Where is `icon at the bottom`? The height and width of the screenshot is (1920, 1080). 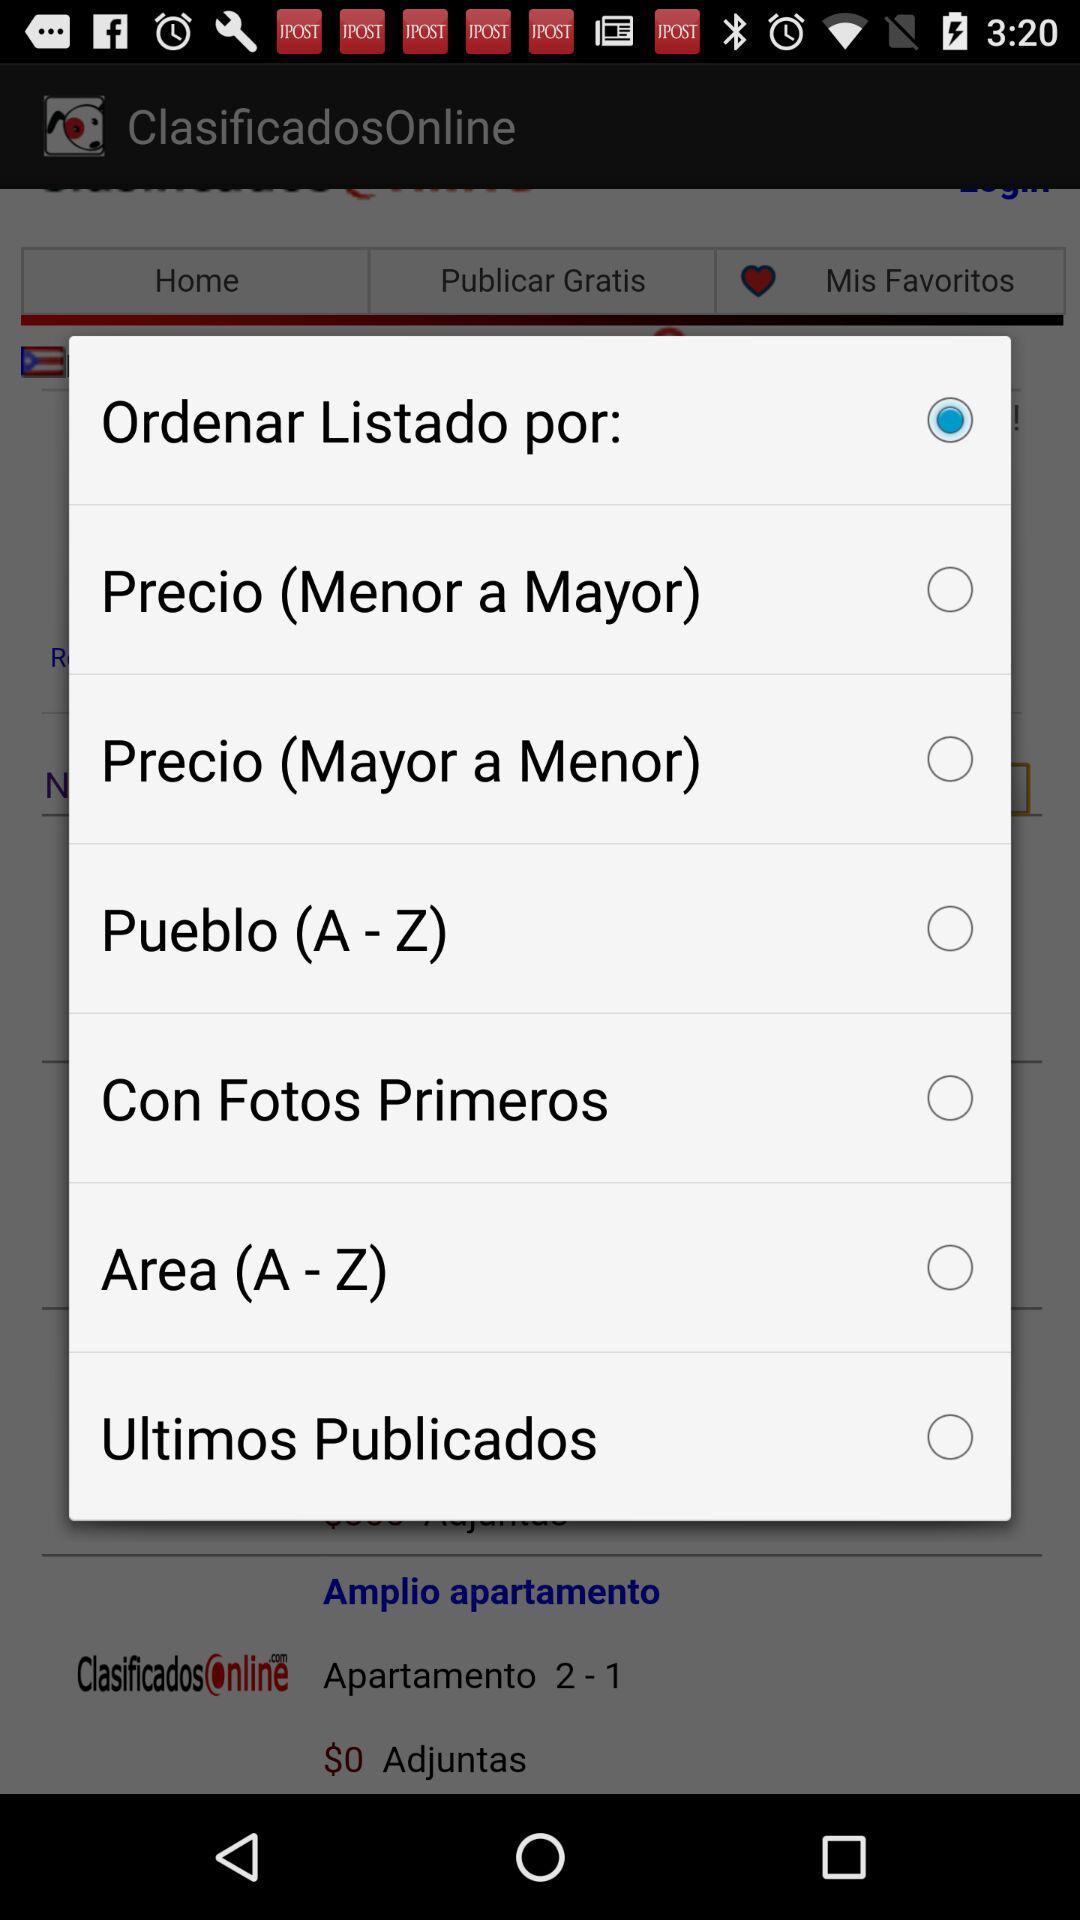 icon at the bottom is located at coordinates (540, 1435).